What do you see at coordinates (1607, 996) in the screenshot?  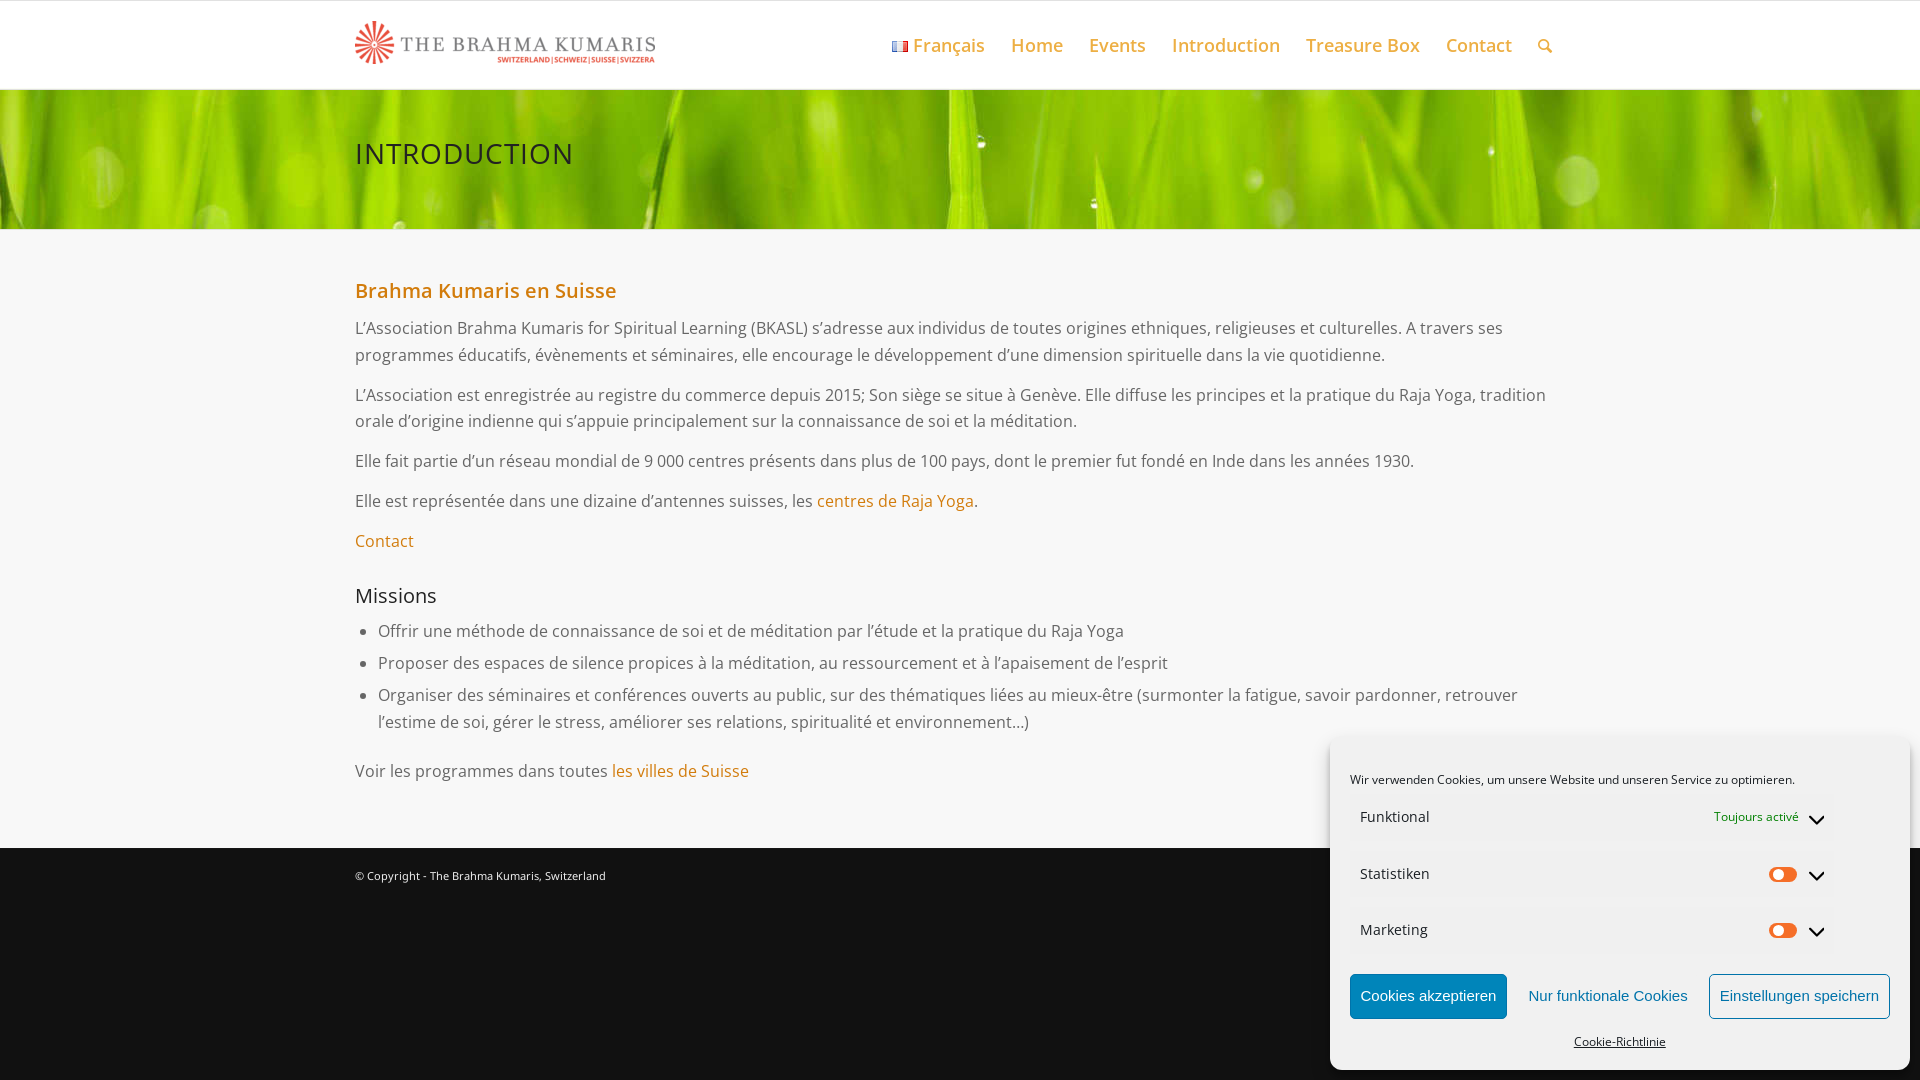 I see `'Nur funktionale Cookies'` at bounding box center [1607, 996].